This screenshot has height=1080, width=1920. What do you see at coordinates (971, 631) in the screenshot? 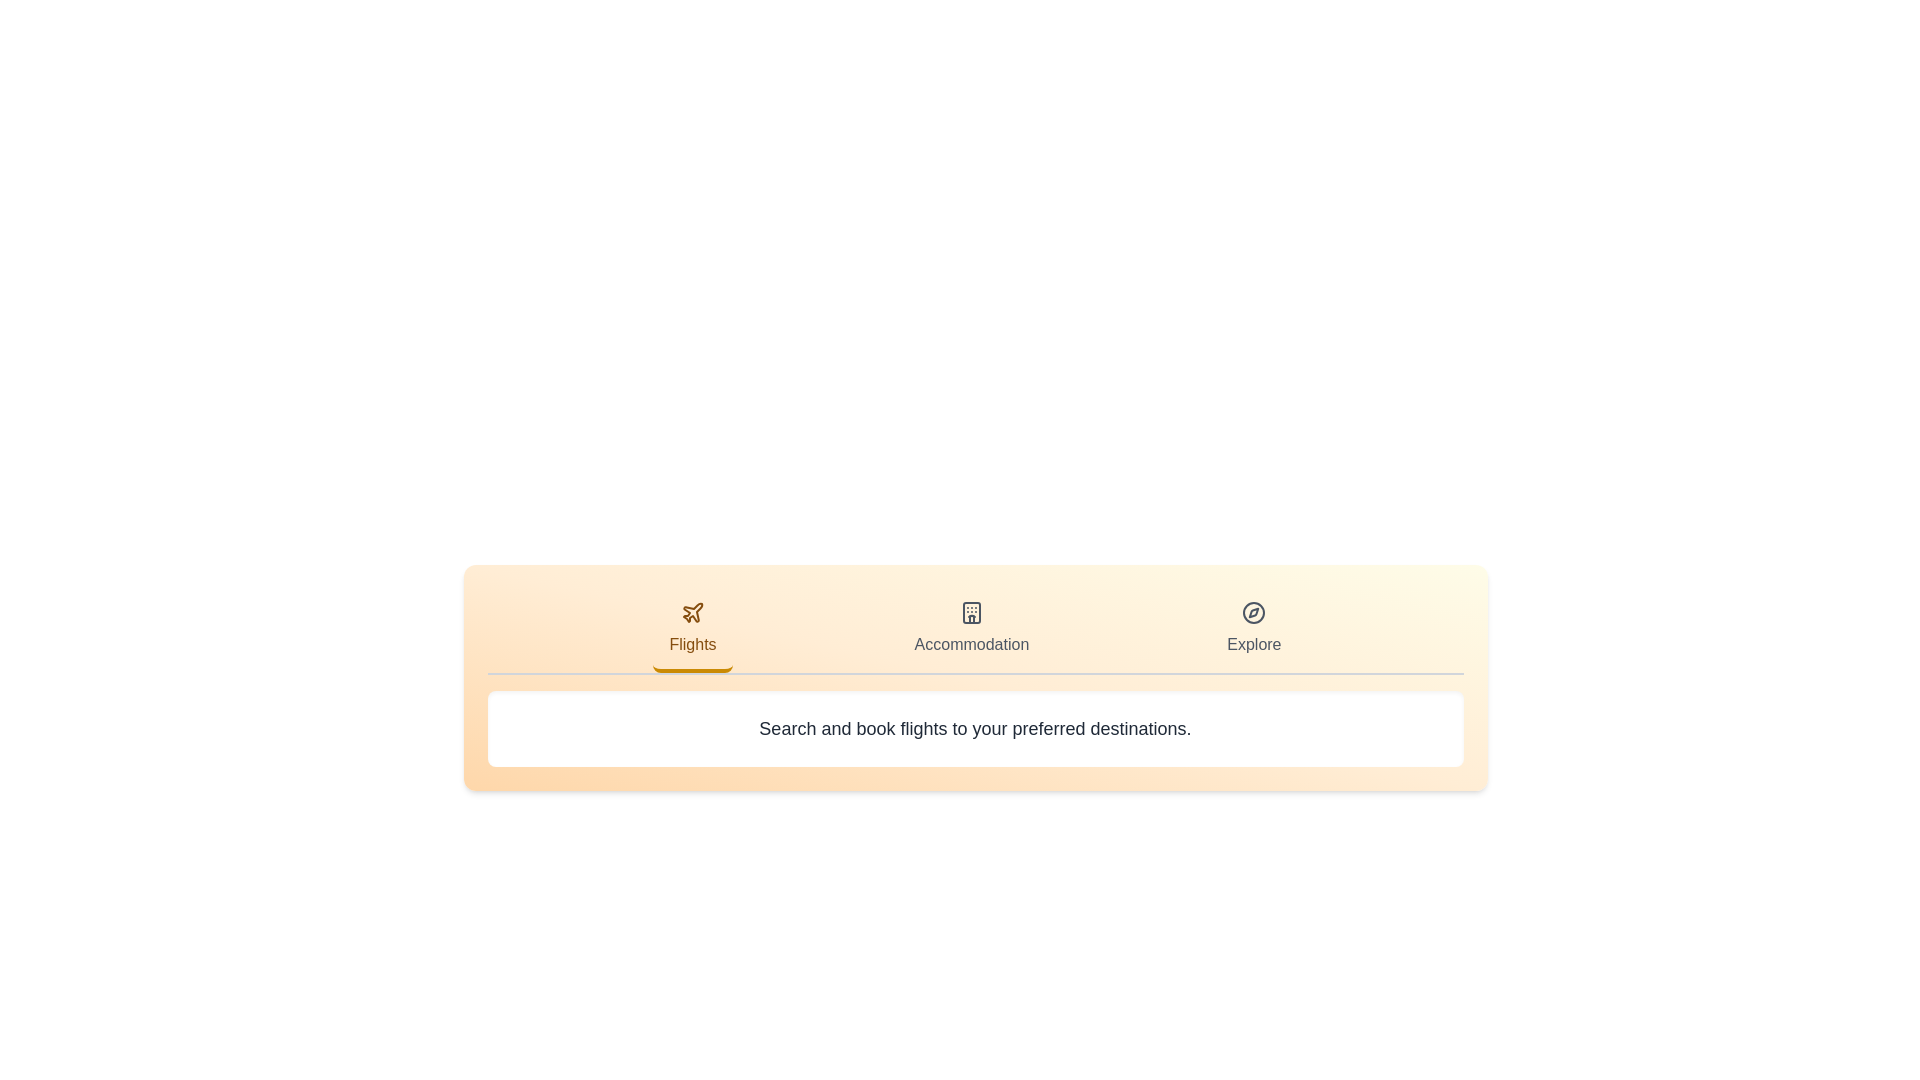
I see `the Accommodation tab to view its content` at bounding box center [971, 631].